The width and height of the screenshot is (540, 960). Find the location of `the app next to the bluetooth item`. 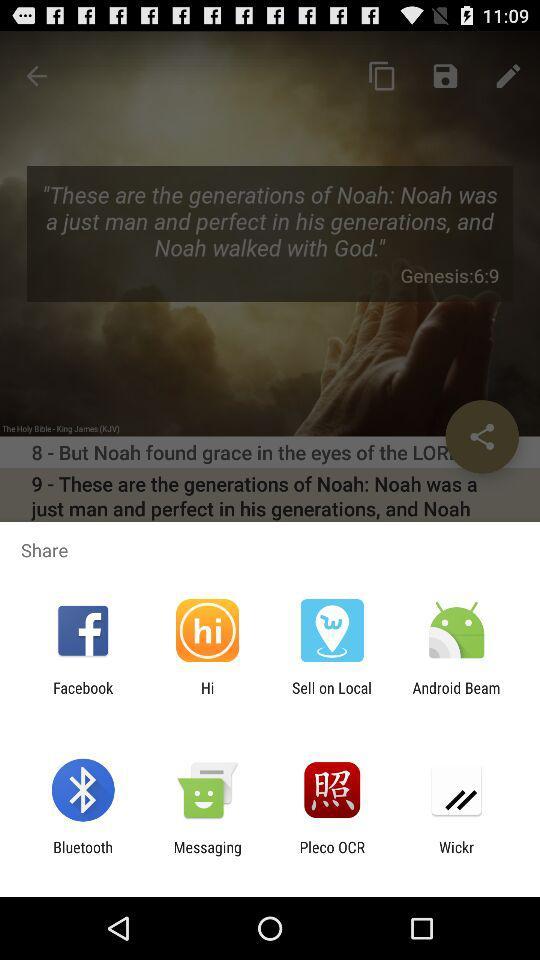

the app next to the bluetooth item is located at coordinates (206, 855).